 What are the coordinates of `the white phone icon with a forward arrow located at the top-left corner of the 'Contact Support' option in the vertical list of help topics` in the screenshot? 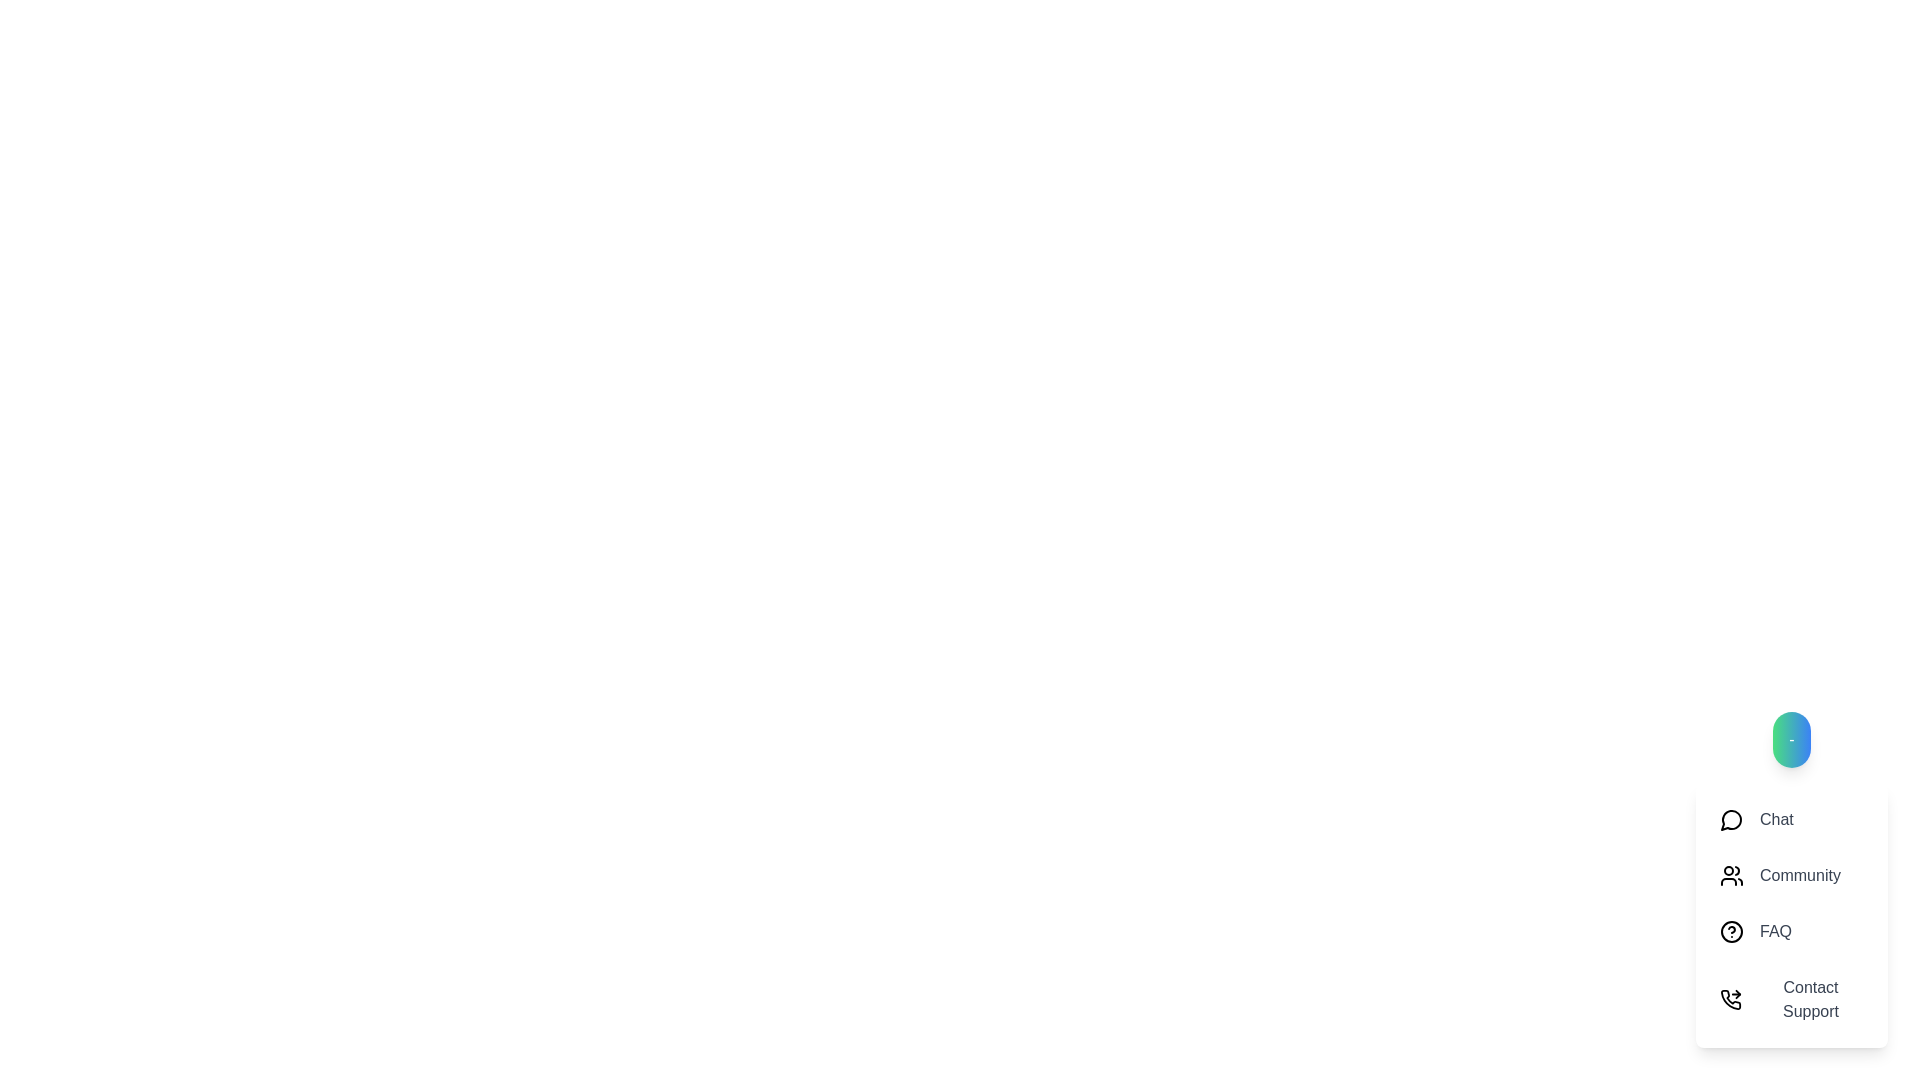 It's located at (1730, 999).